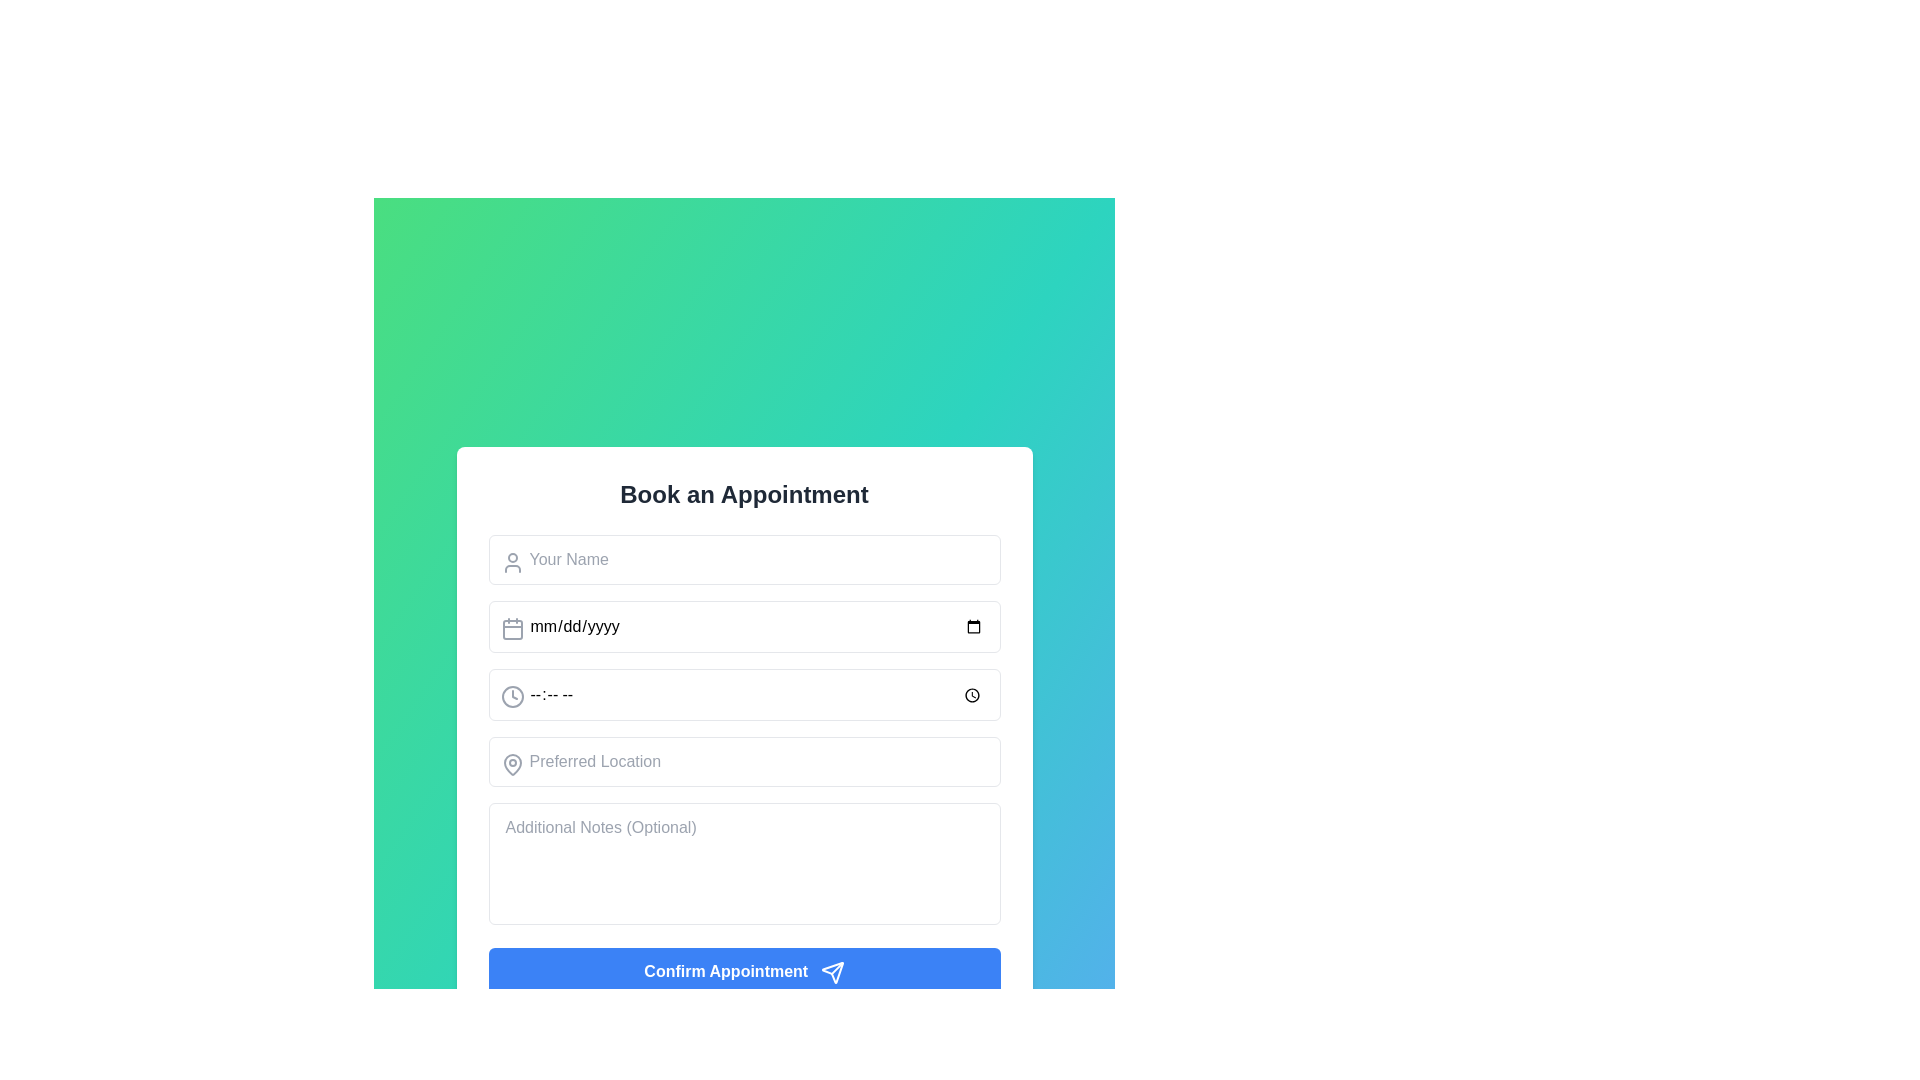 The height and width of the screenshot is (1080, 1920). I want to click on the 'Confirm Appointment' button, which is styled with a blue background and white text, located at the bottom of the form layout, so click(743, 971).